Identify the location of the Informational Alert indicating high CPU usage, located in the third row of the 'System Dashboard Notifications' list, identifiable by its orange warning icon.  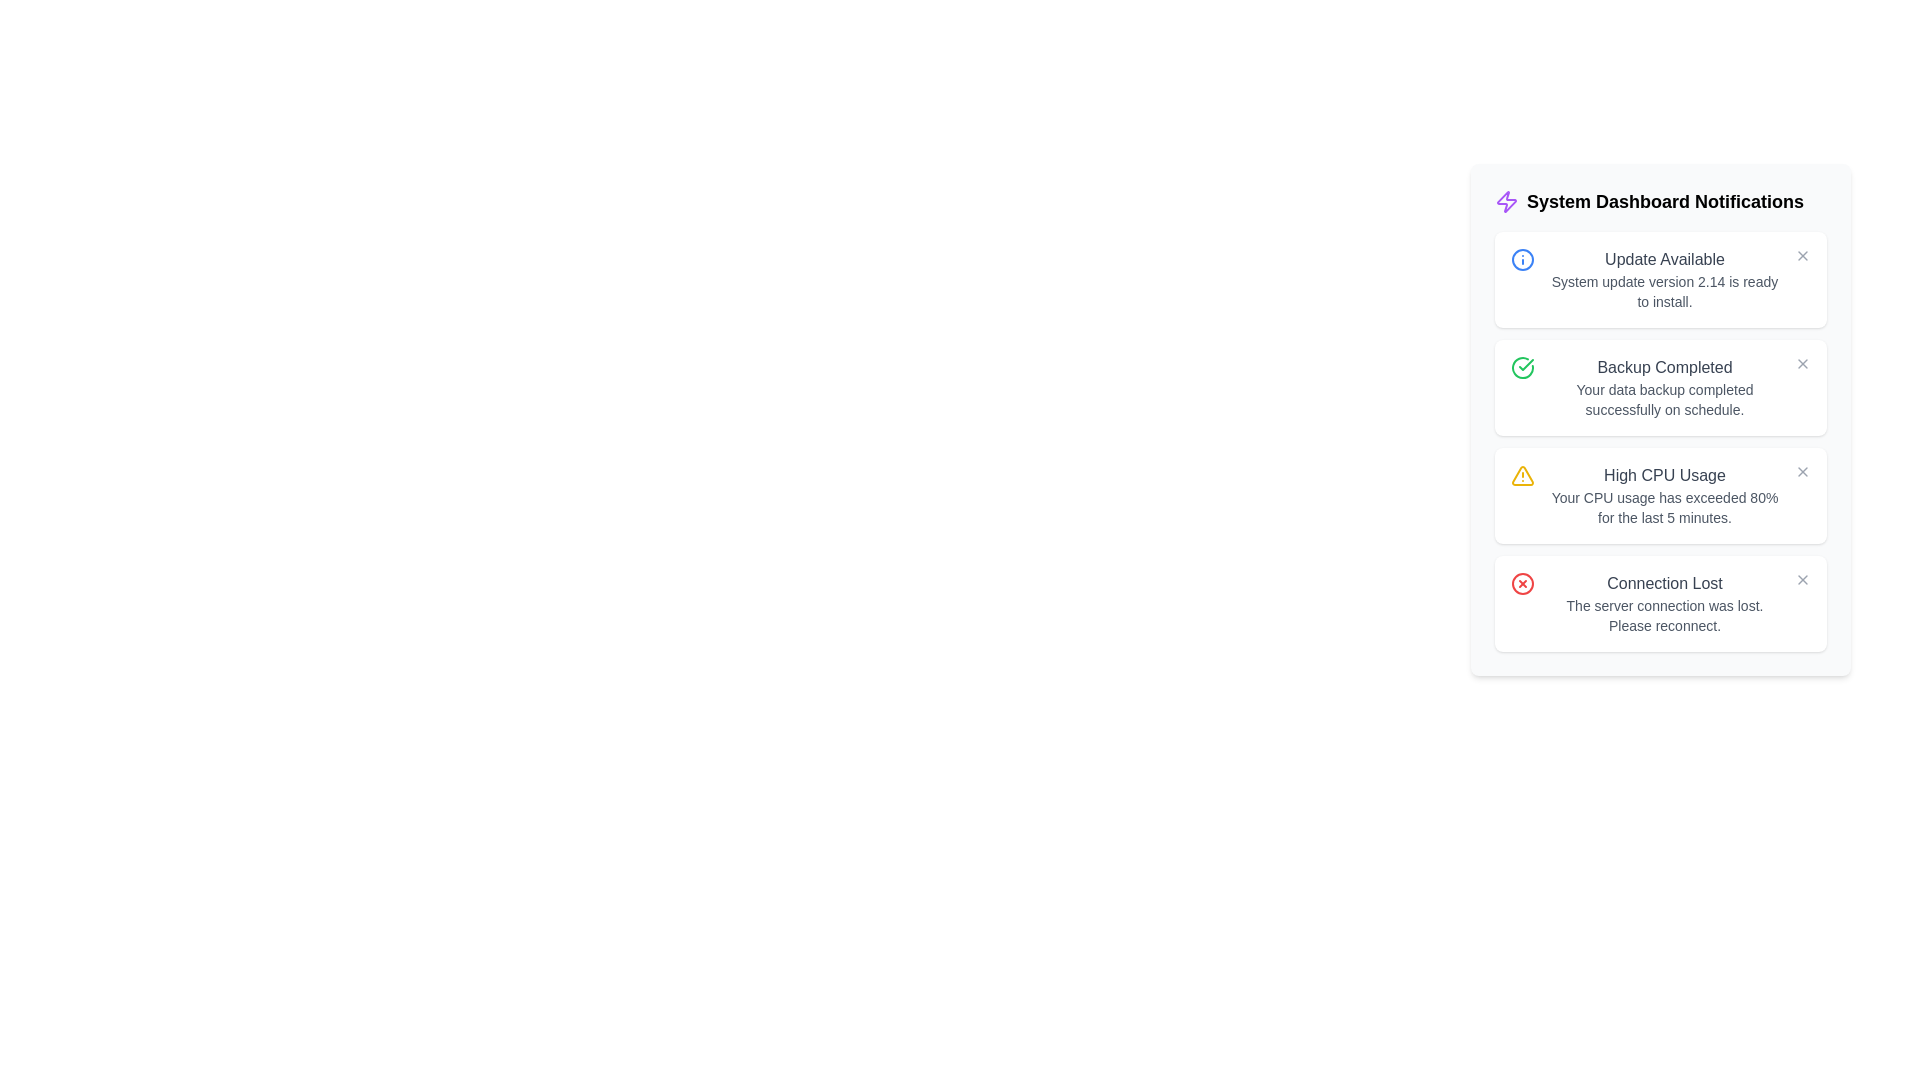
(1665, 495).